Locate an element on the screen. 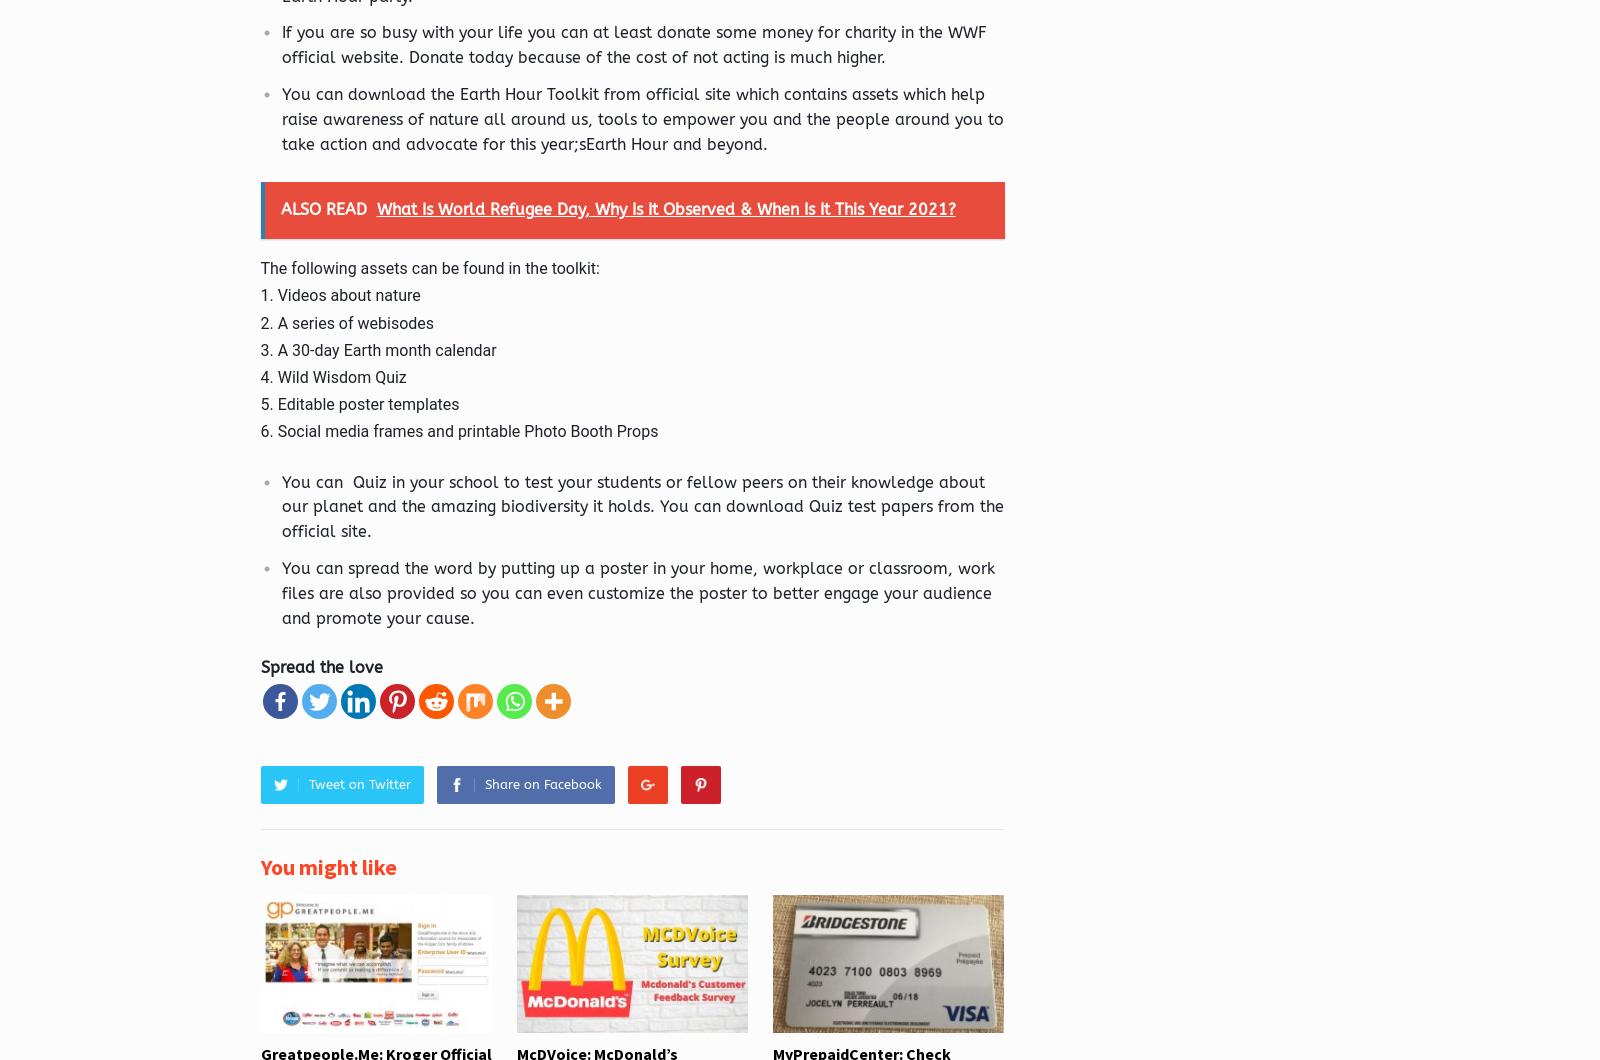 This screenshot has height=1060, width=1600. 'You can  Quiz in your school to test your students or fellow peers on their knowledge about our planet and the amazing biodiversity it holds. You can download Quiz test papers from the official site.' is located at coordinates (641, 505).